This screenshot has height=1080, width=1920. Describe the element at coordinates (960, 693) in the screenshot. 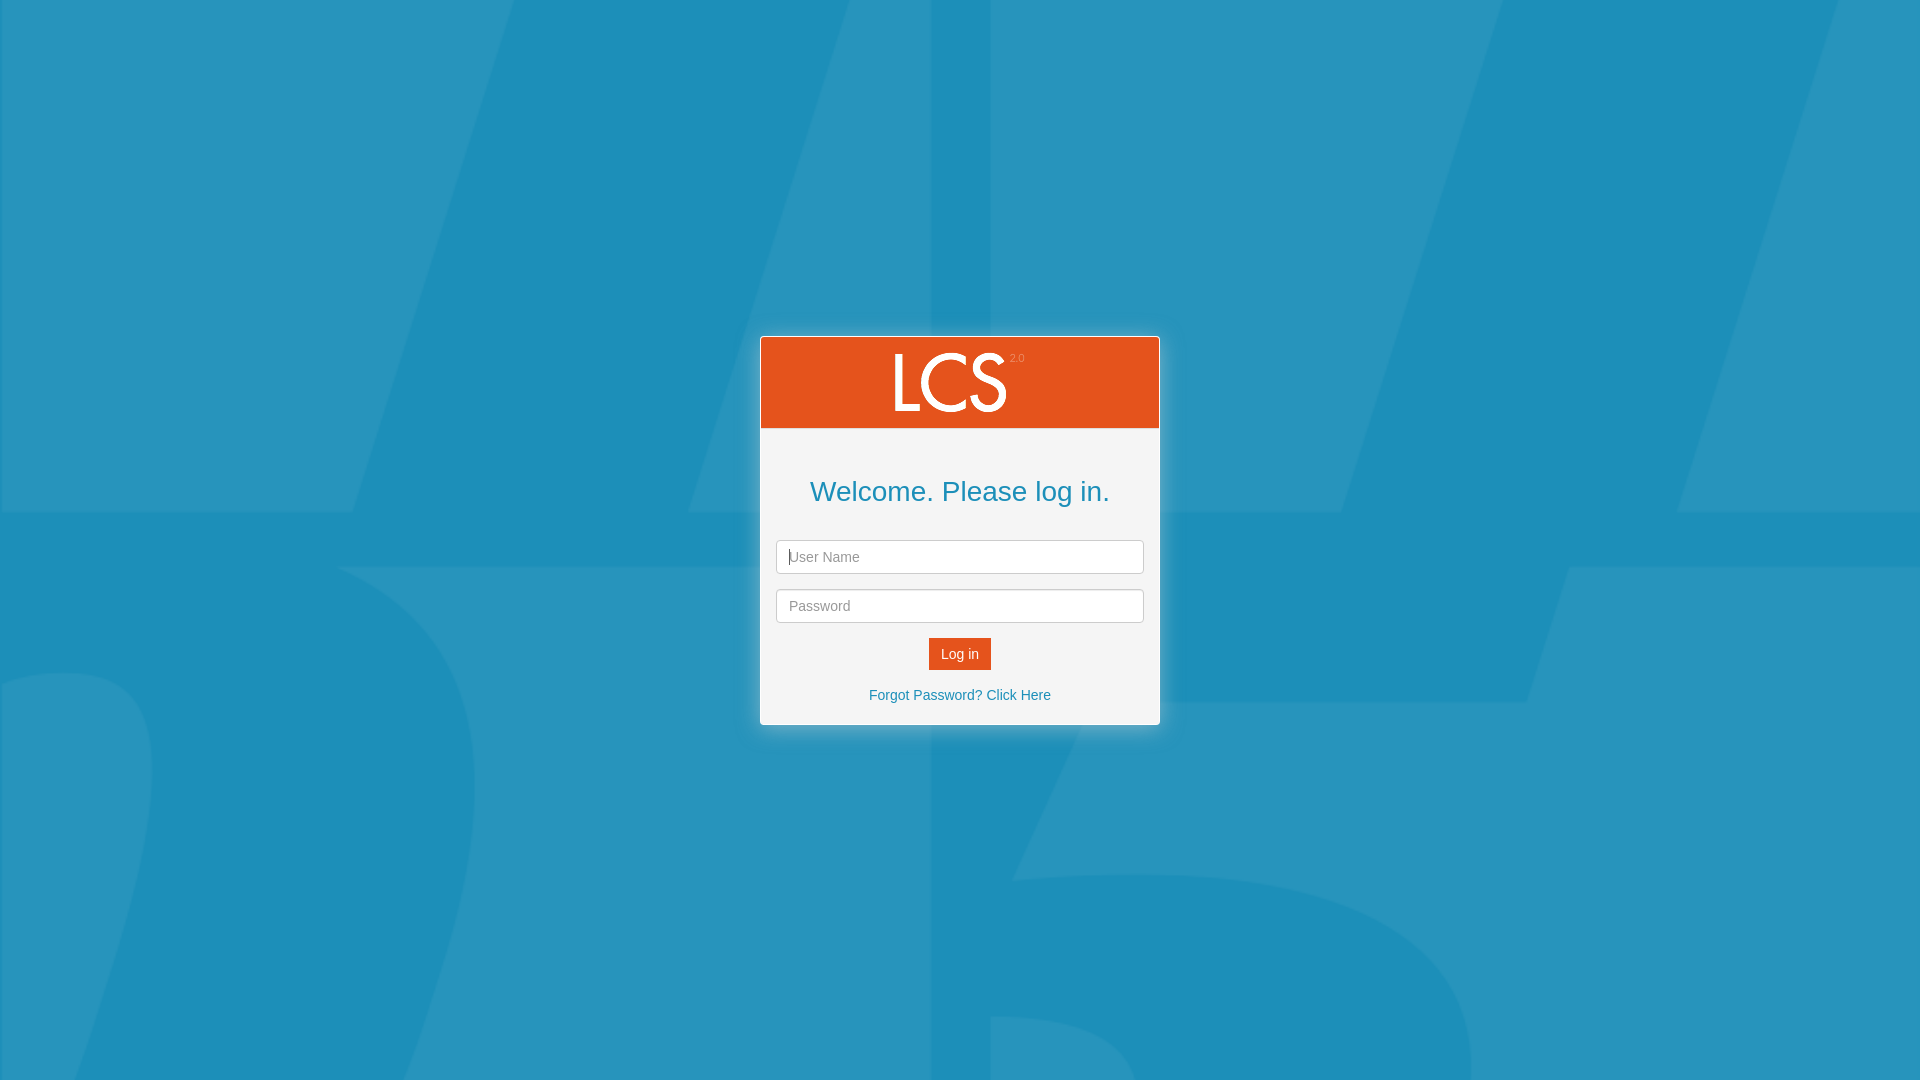

I see `'Forgot Password? Click Here'` at that location.